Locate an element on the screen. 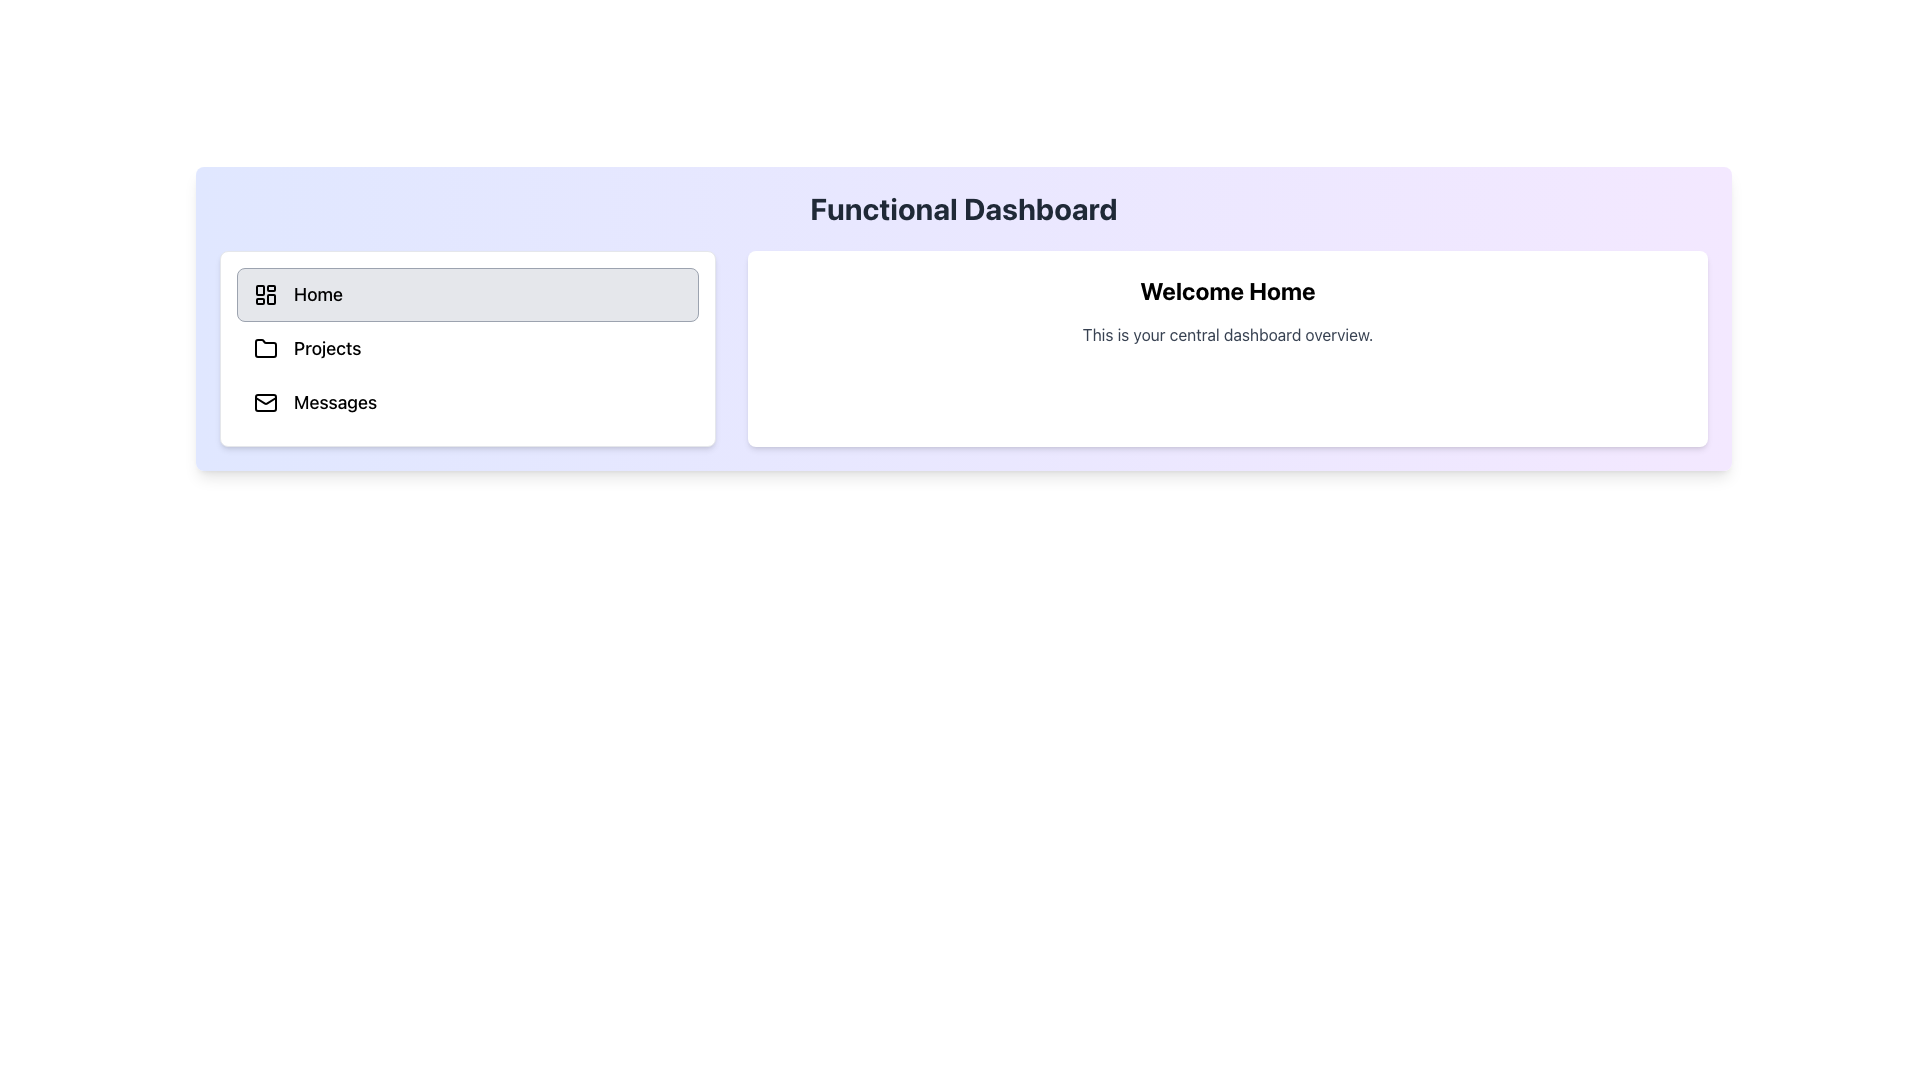  the welcoming title text under the 'Functional Dashboard' heading that greets the user is located at coordinates (1227, 290).